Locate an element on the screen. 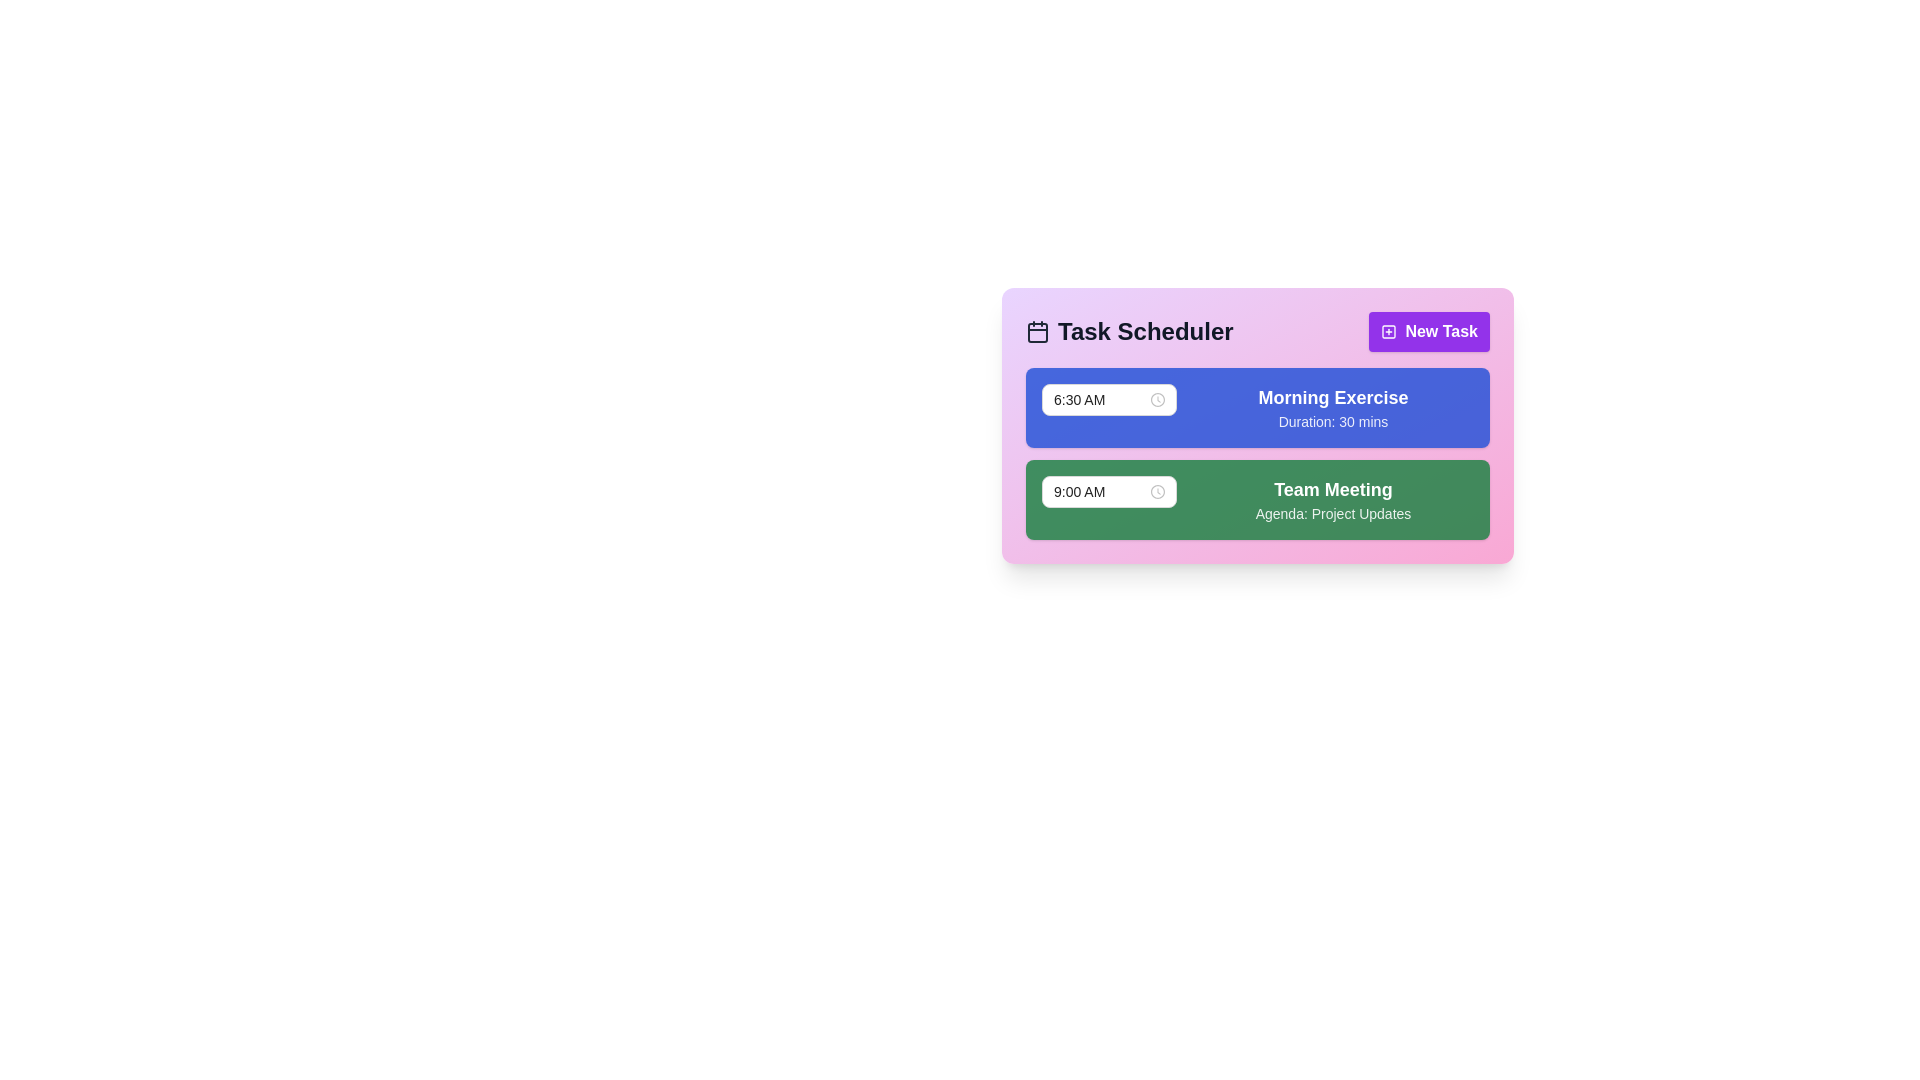 This screenshot has width=1920, height=1080. the time input field for 'Morning Exercise' to focus and enable time editing is located at coordinates (1108, 400).